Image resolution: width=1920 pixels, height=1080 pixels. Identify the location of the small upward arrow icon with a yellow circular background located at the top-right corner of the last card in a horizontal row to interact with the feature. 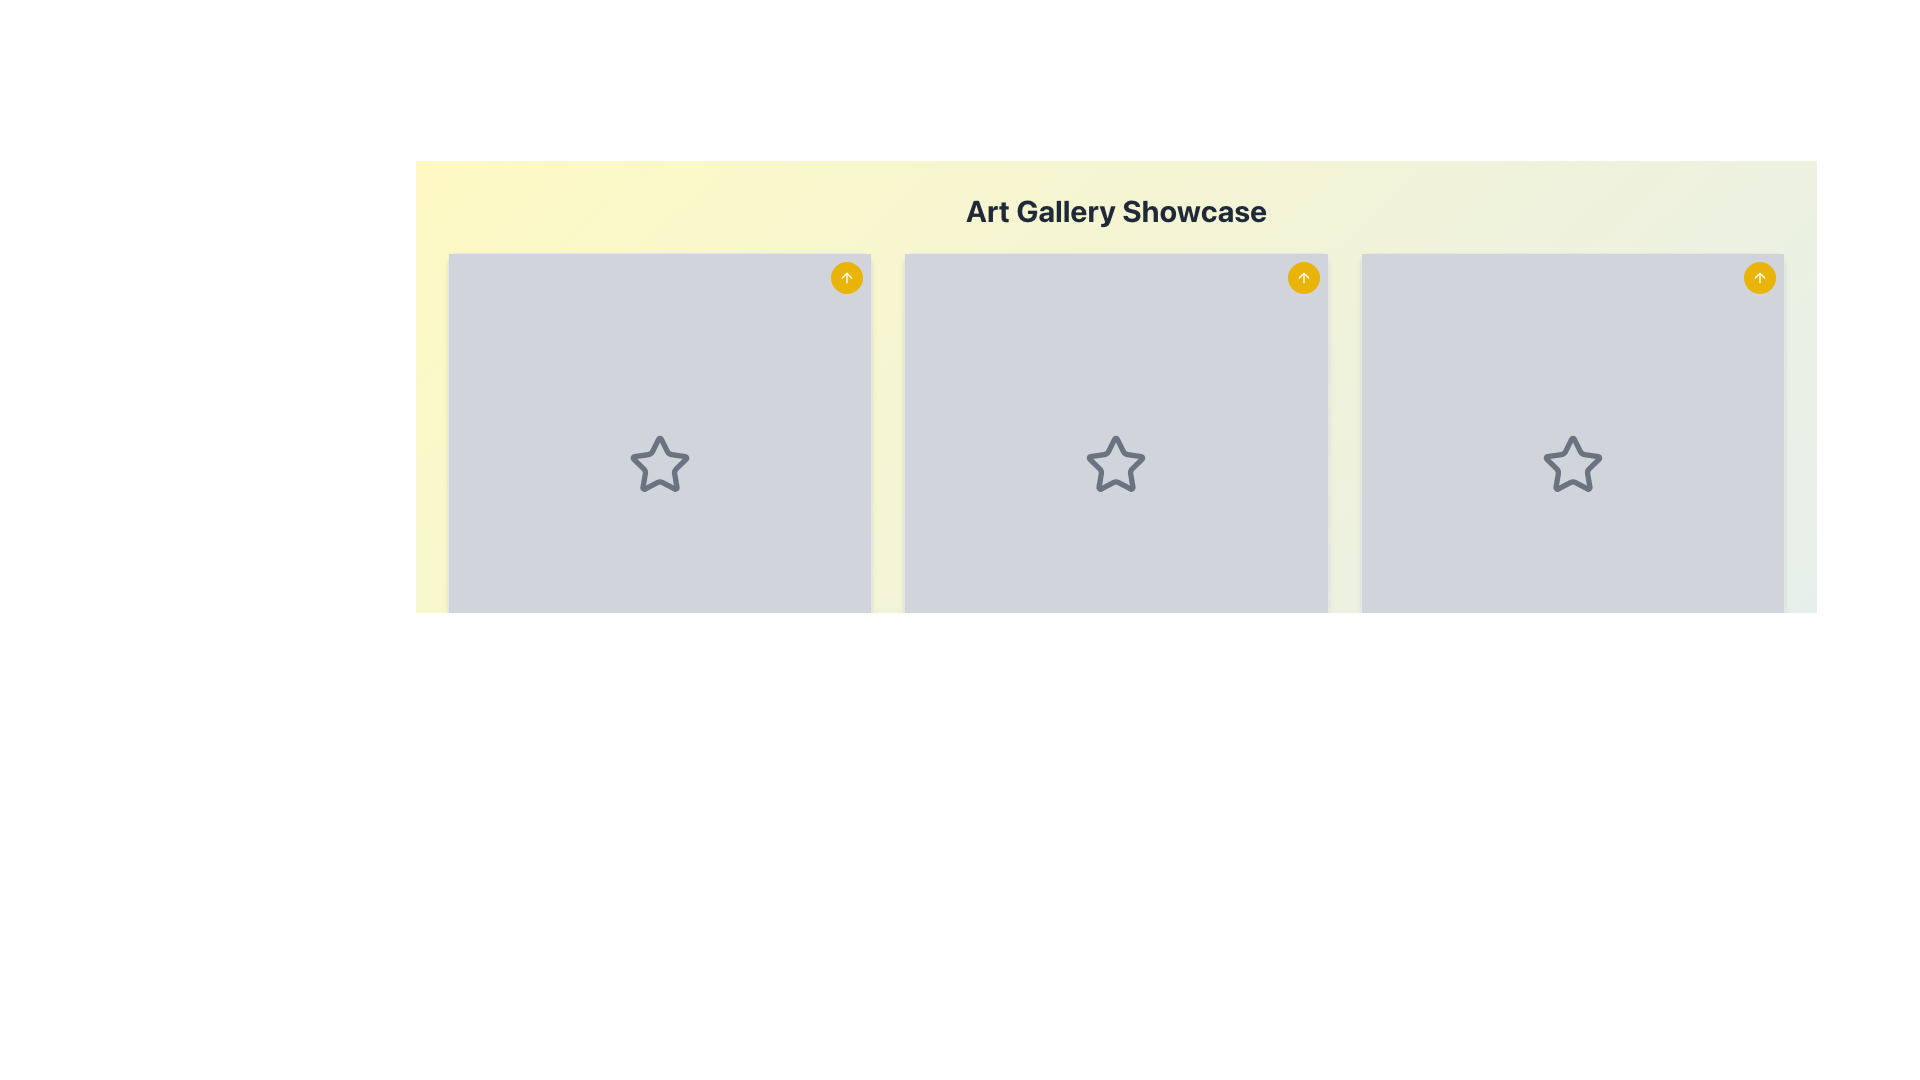
(1760, 277).